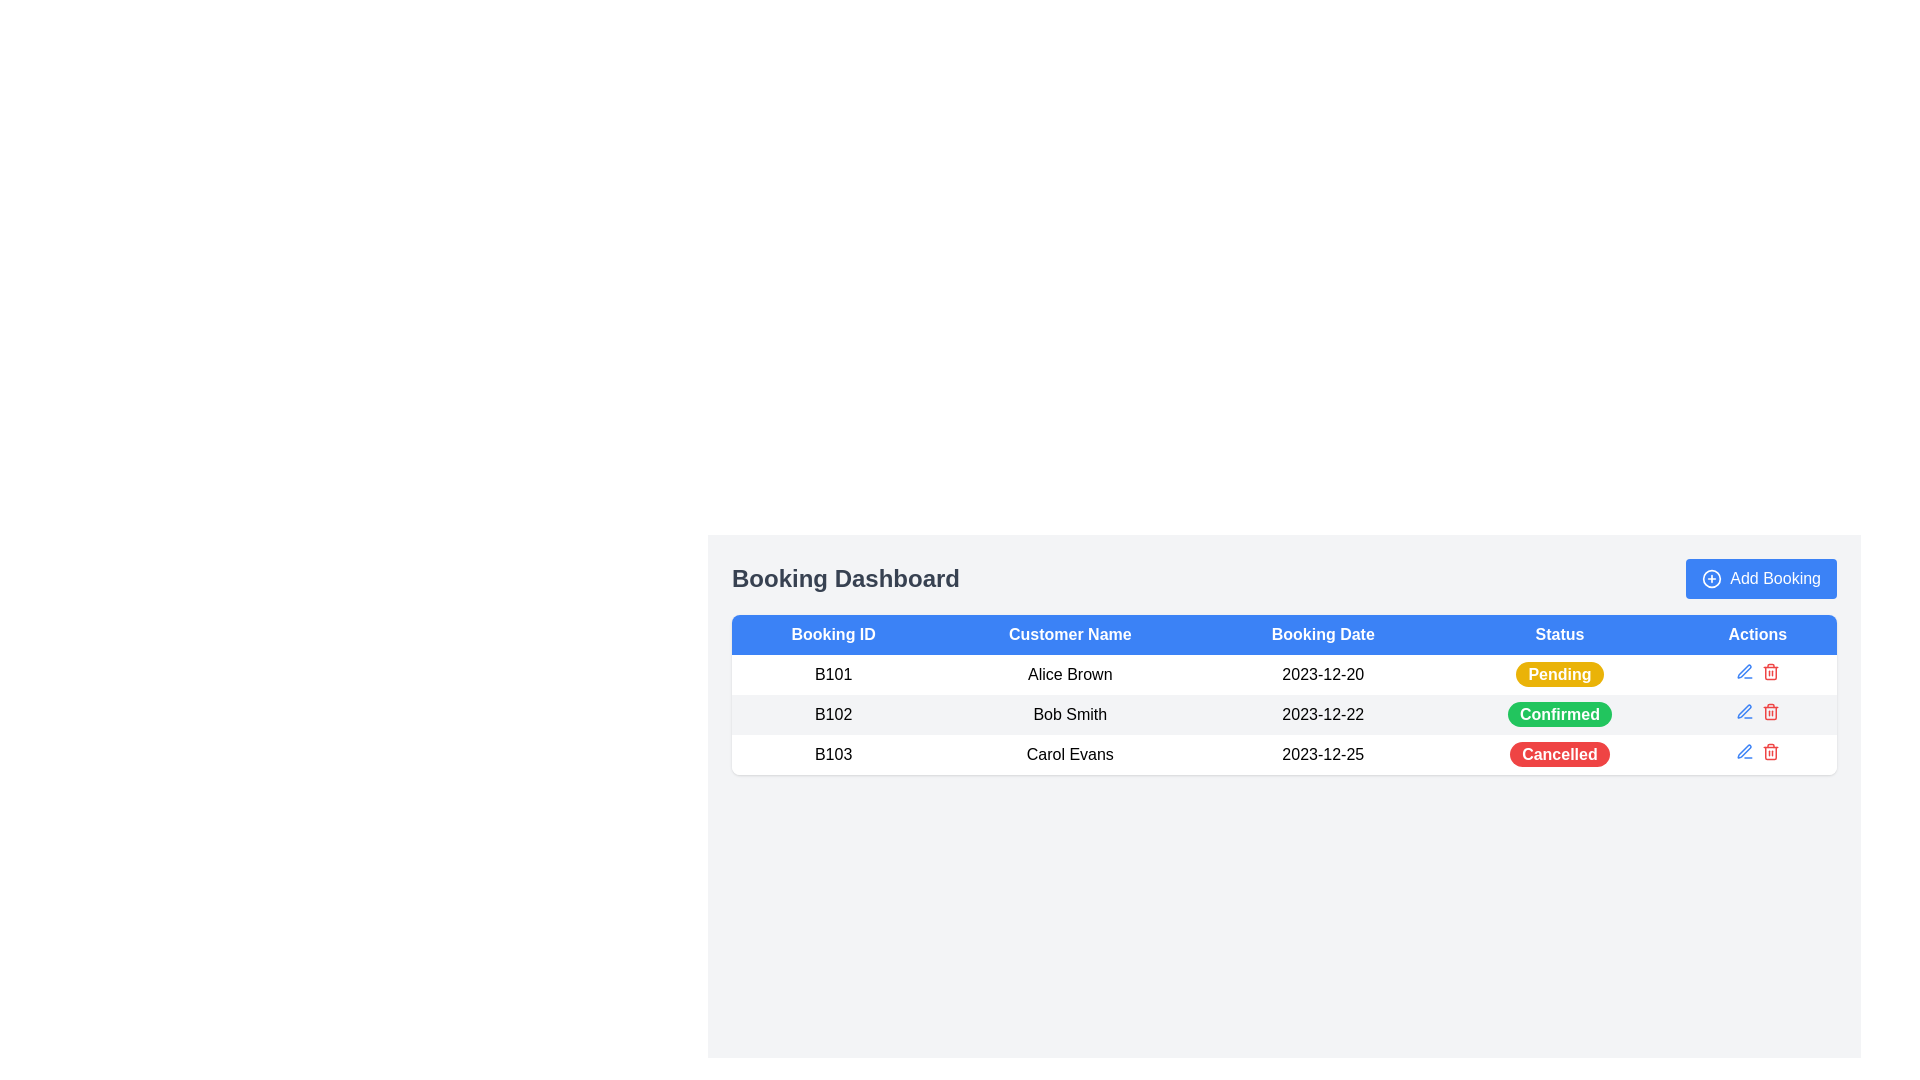 The image size is (1920, 1080). I want to click on the rounded button labeled 'Cancelled' with a vivid red background in the 'Status' column of the booking ID 'B103' for customer 'Carol Evans', so click(1559, 755).